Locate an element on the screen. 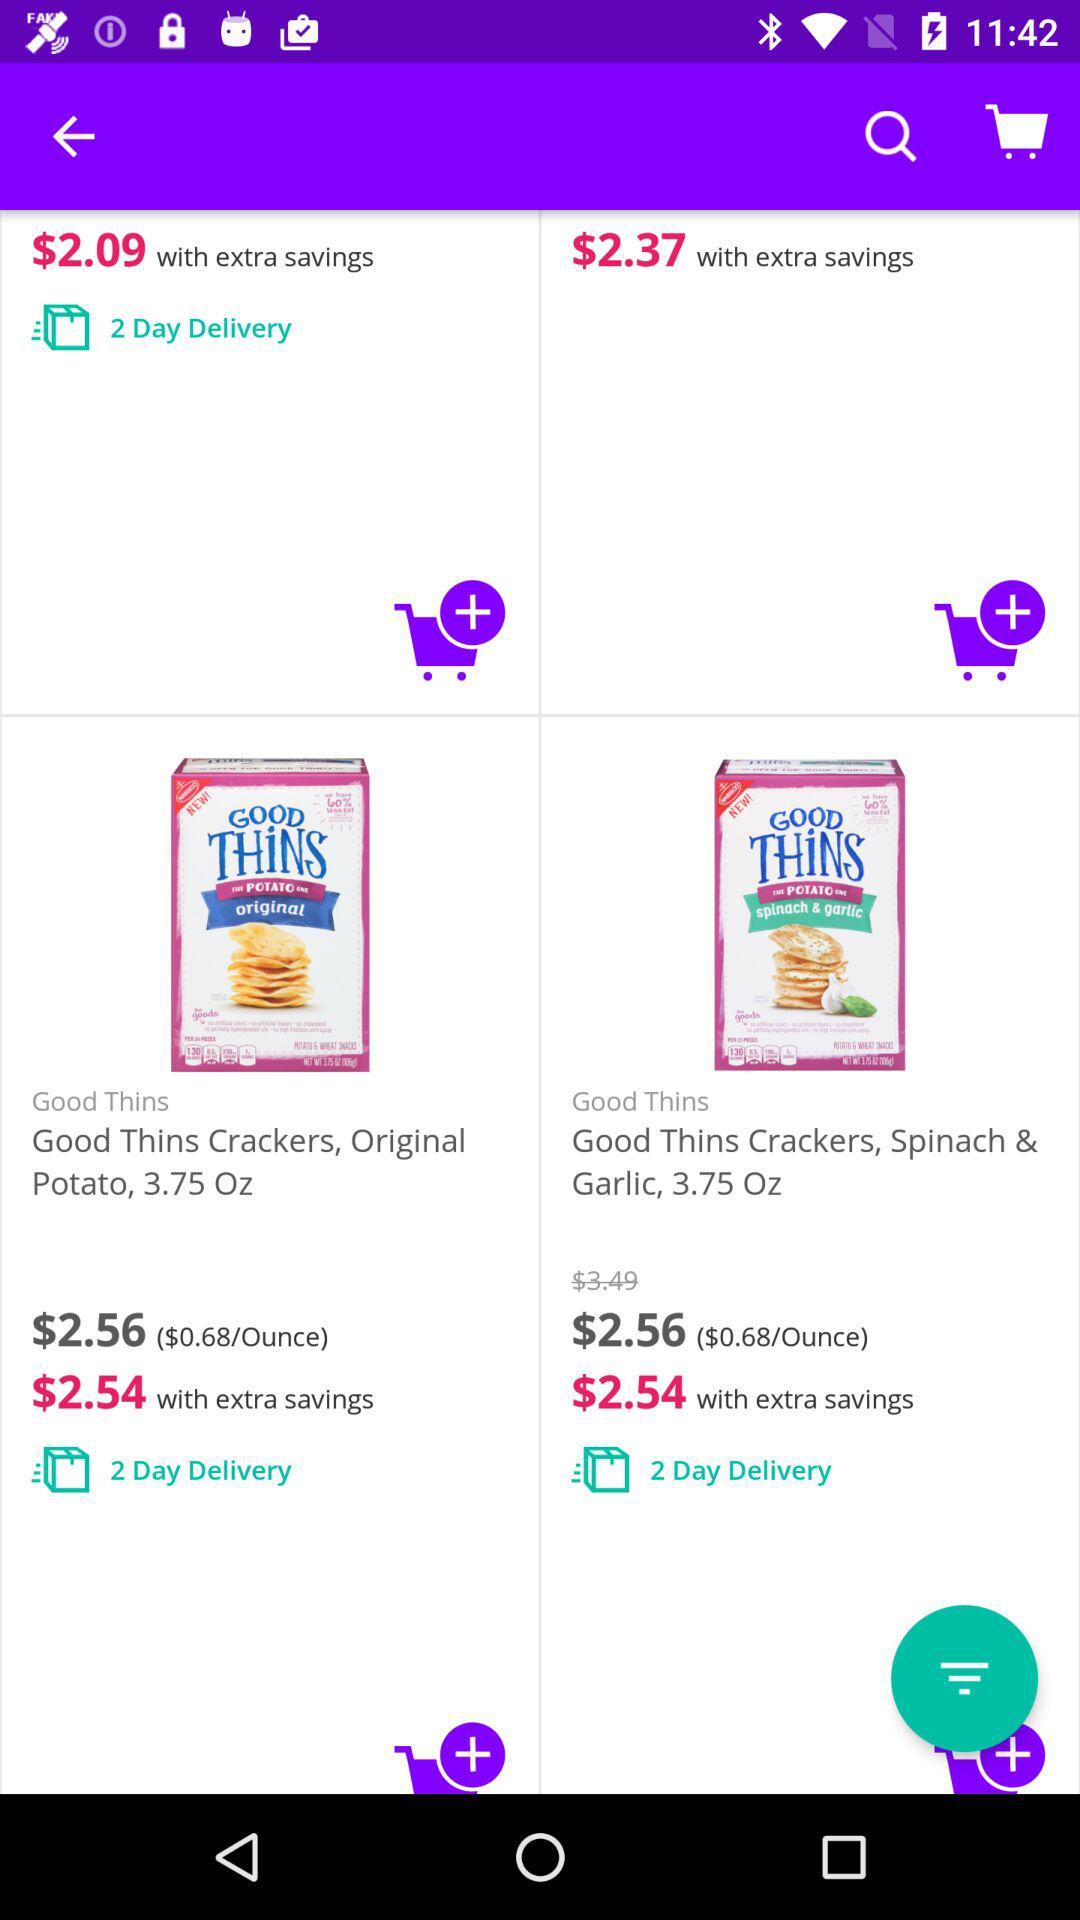 The image size is (1080, 1920). click the o is located at coordinates (963, 1678).